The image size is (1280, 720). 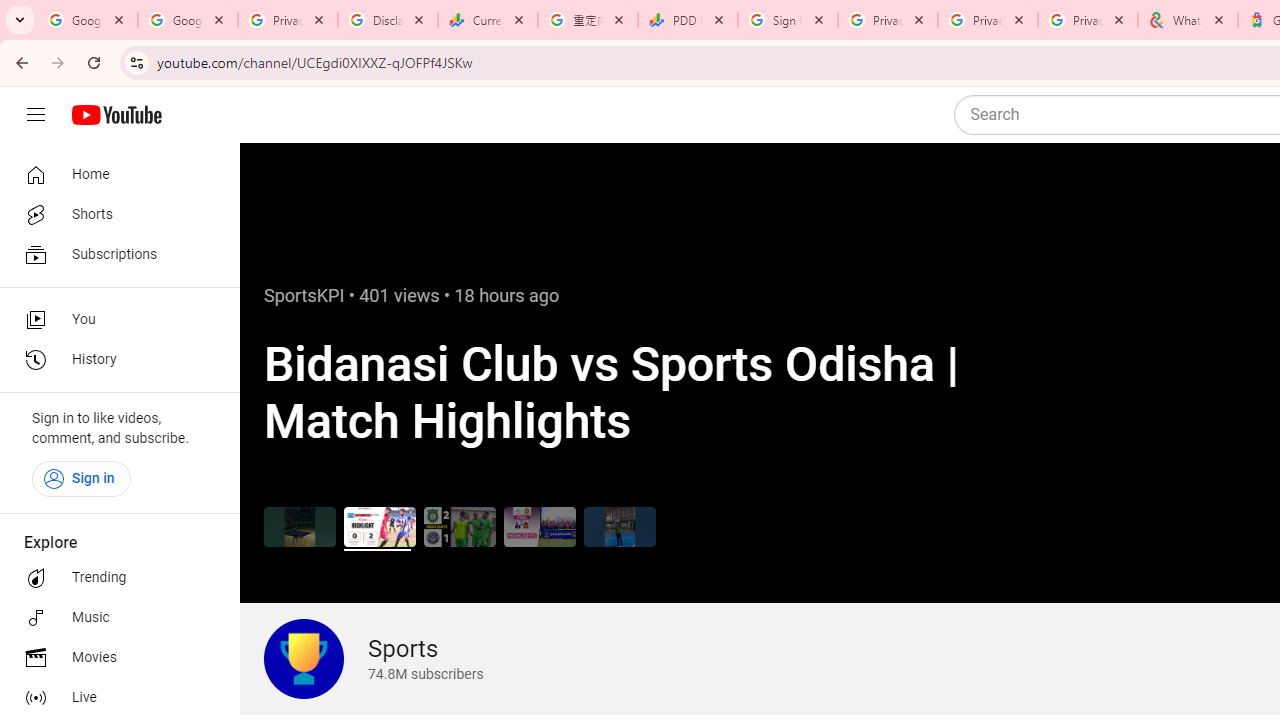 What do you see at coordinates (787, 20) in the screenshot?
I see `'Sign in - Google Accounts'` at bounding box center [787, 20].